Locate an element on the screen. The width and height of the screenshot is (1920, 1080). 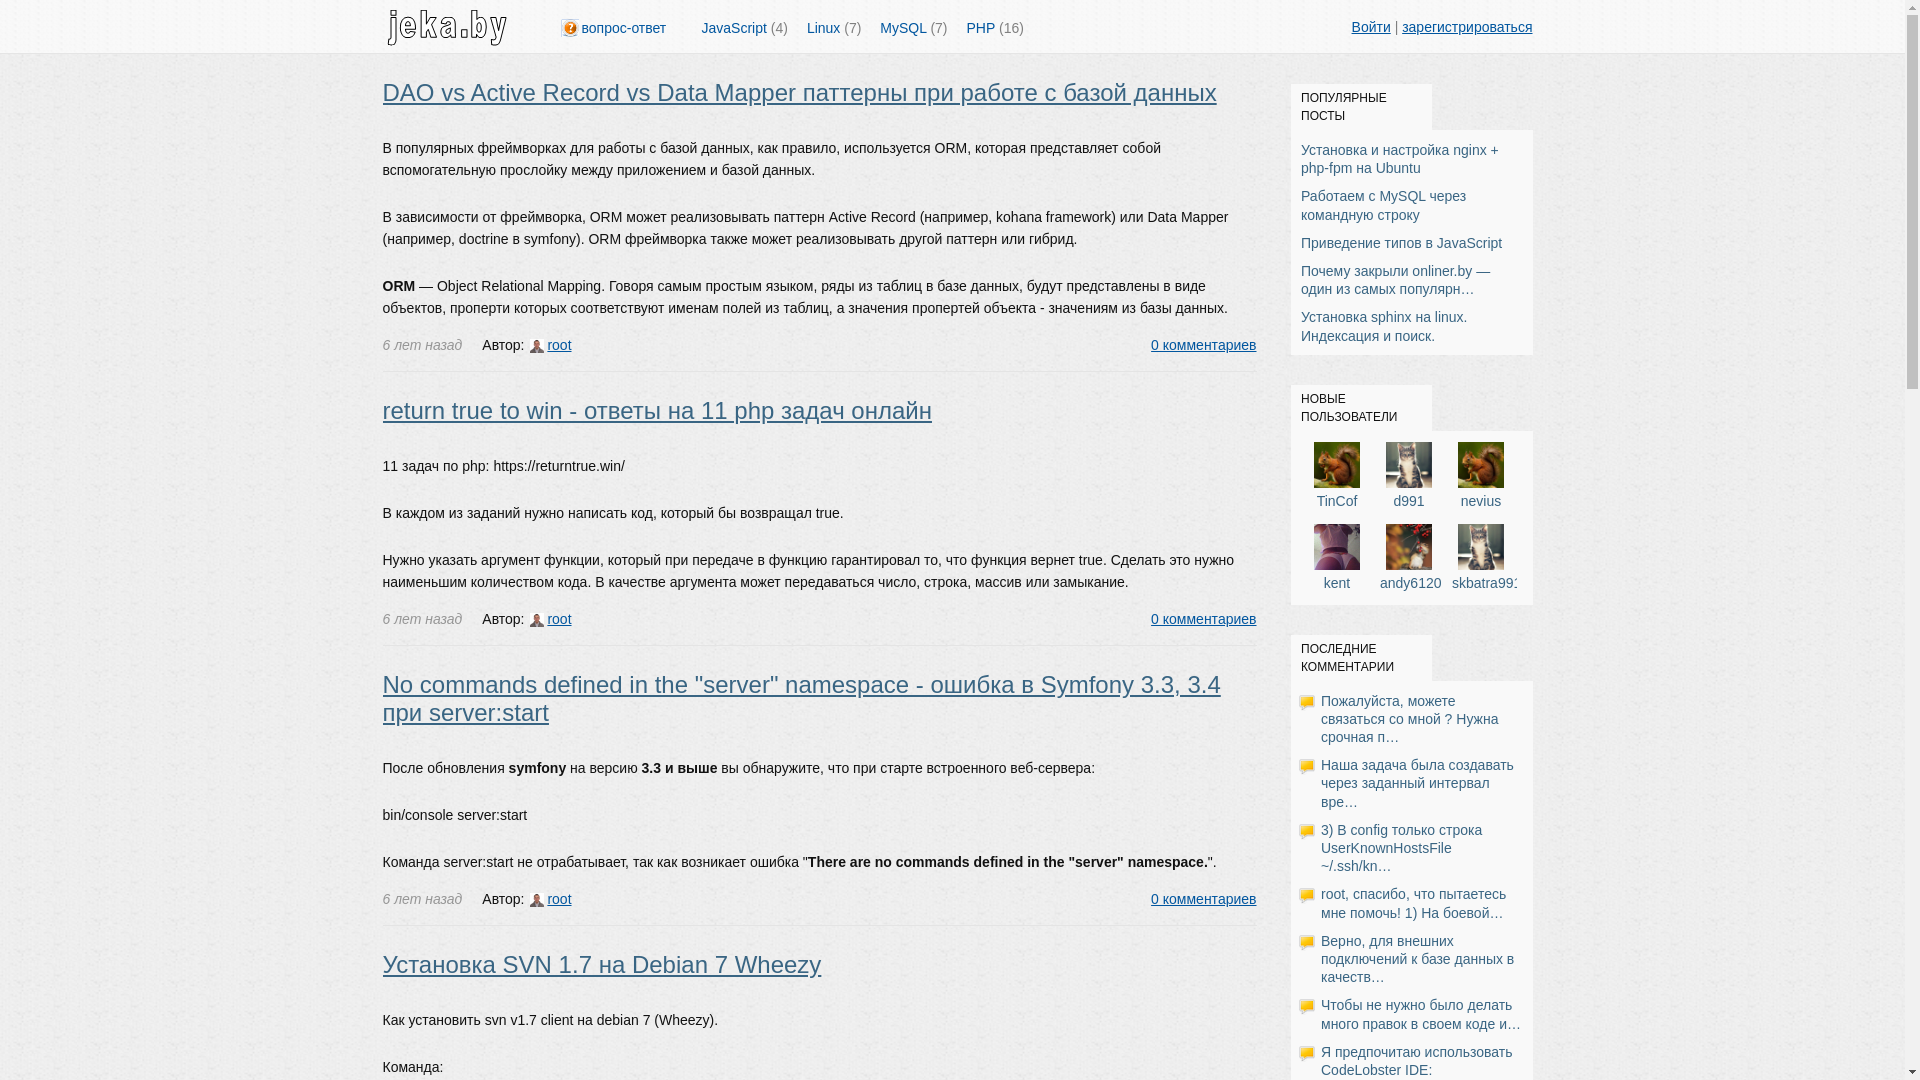
'MySQL (7)' is located at coordinates (912, 27).